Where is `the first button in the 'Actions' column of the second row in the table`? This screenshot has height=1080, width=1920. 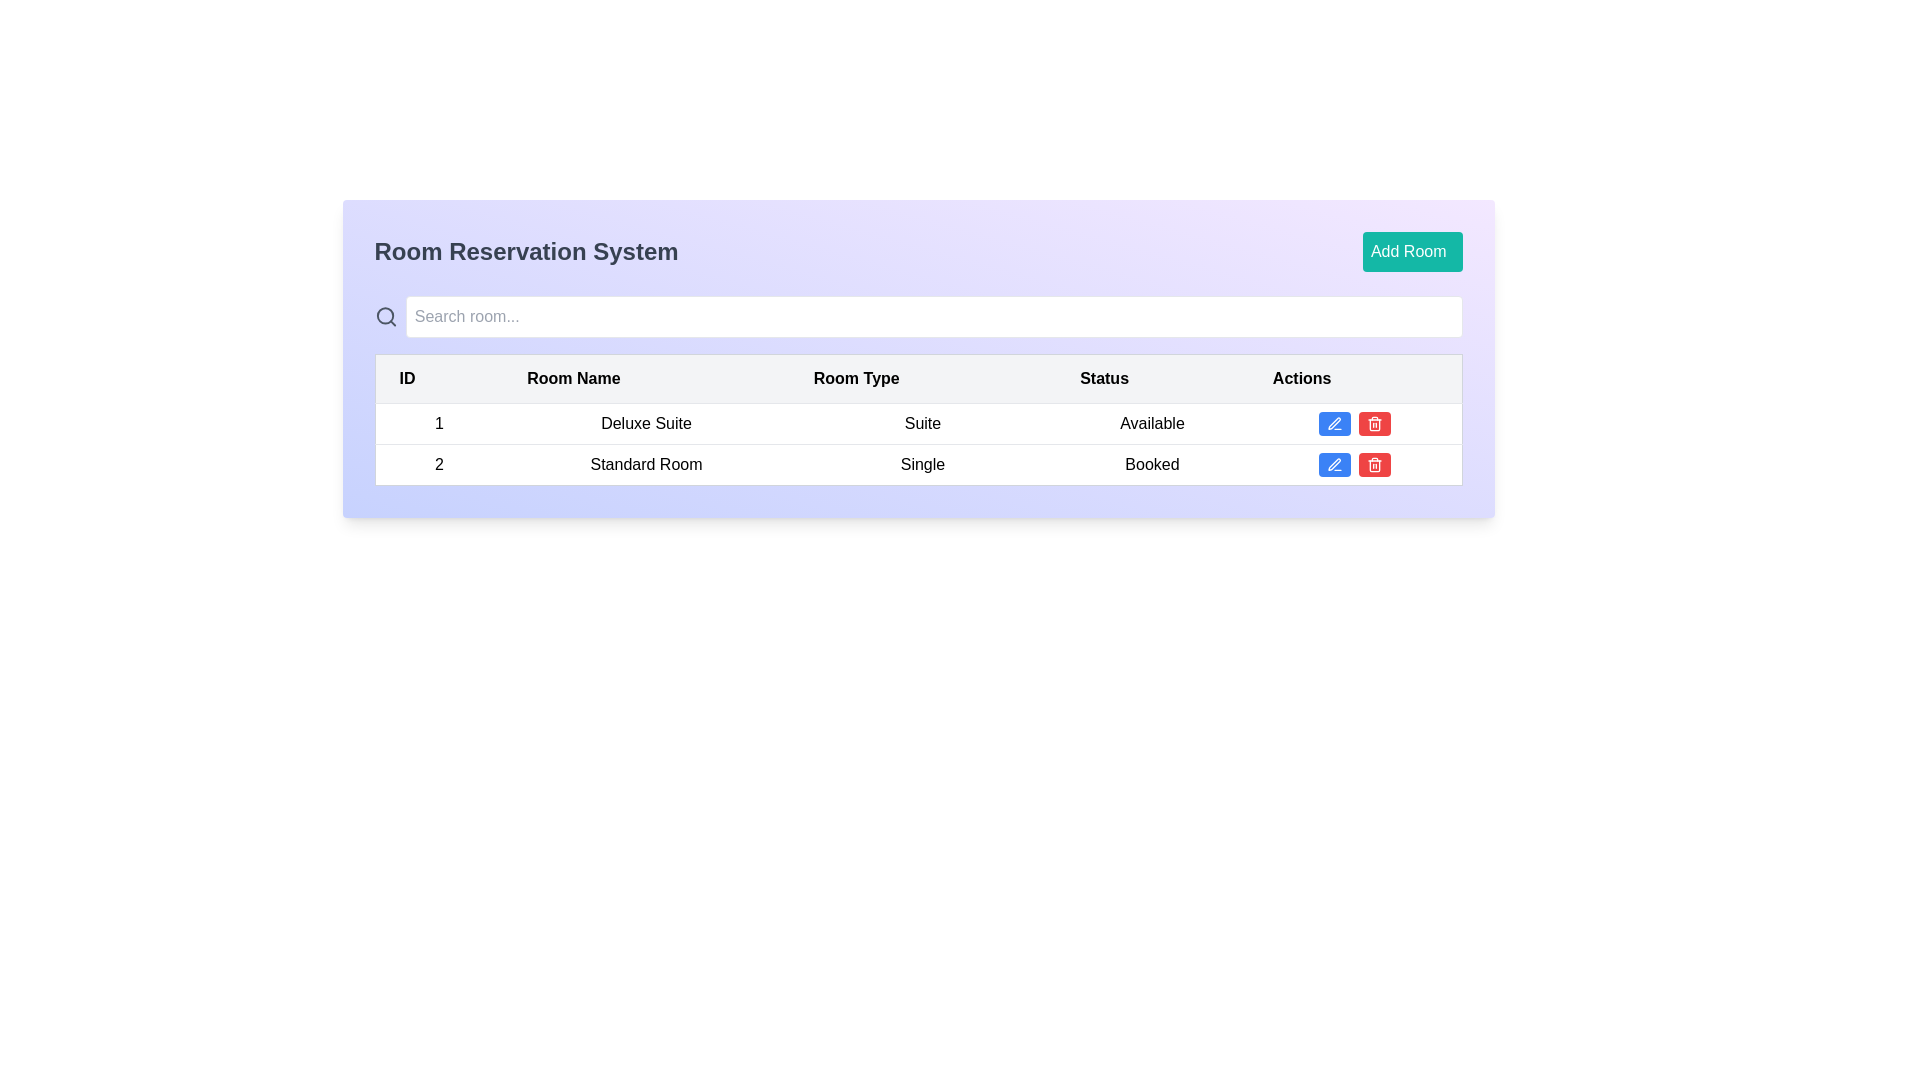
the first button in the 'Actions' column of the second row in the table is located at coordinates (1335, 465).